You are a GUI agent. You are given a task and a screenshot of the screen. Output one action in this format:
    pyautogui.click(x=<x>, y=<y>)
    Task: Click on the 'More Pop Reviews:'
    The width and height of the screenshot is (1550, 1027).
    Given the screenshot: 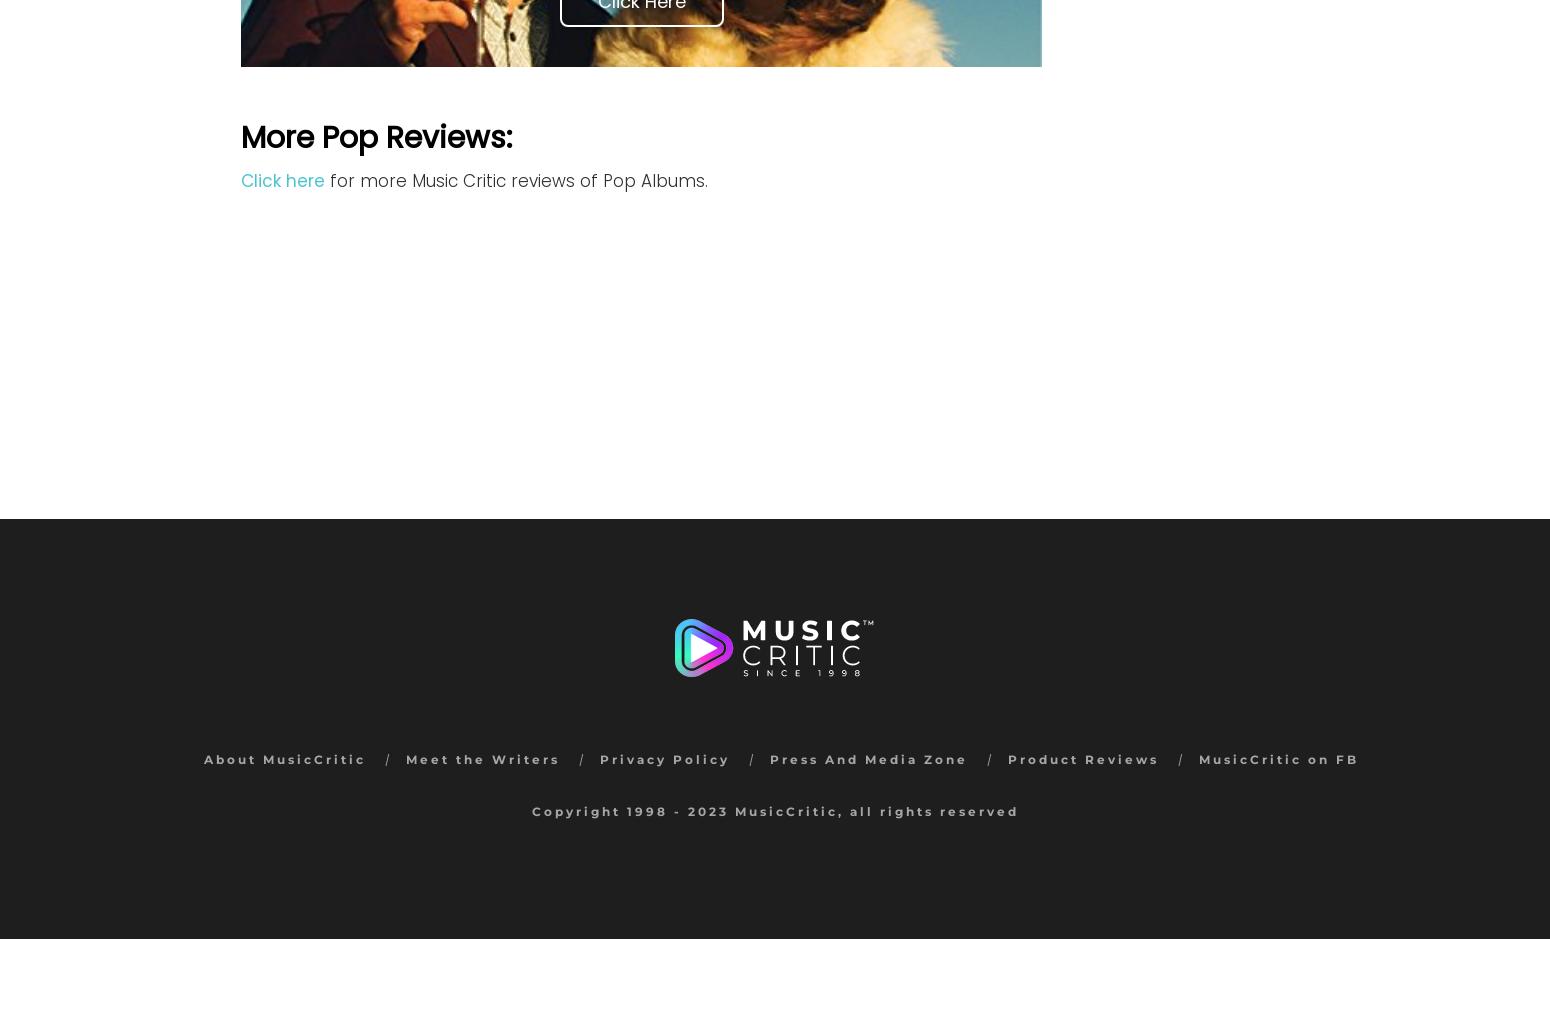 What is the action you would take?
    pyautogui.click(x=375, y=137)
    